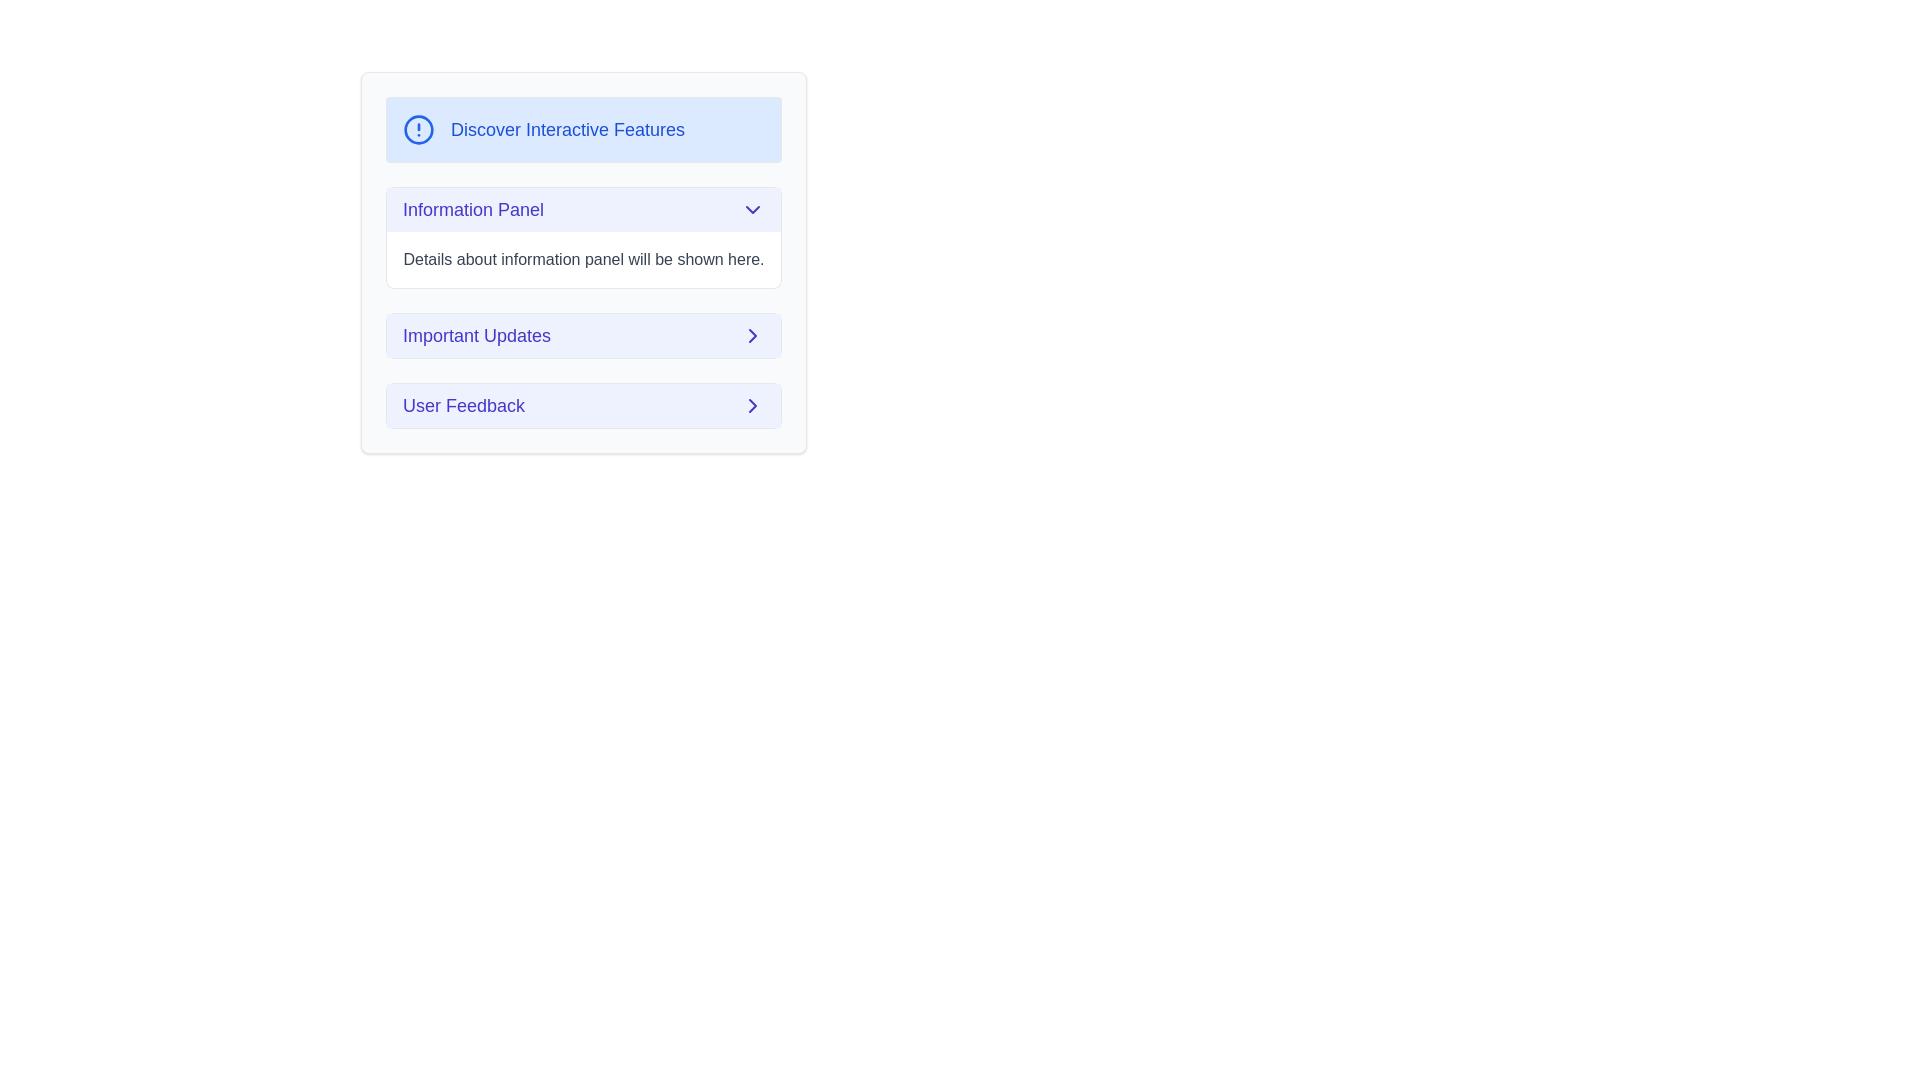 This screenshot has width=1920, height=1080. I want to click on text of the Text Label that serves as a title or label for the clickable section or button, positioned in the middle section of a vertical list, below 'Information Panel' and above 'User Feedback', so click(476, 334).